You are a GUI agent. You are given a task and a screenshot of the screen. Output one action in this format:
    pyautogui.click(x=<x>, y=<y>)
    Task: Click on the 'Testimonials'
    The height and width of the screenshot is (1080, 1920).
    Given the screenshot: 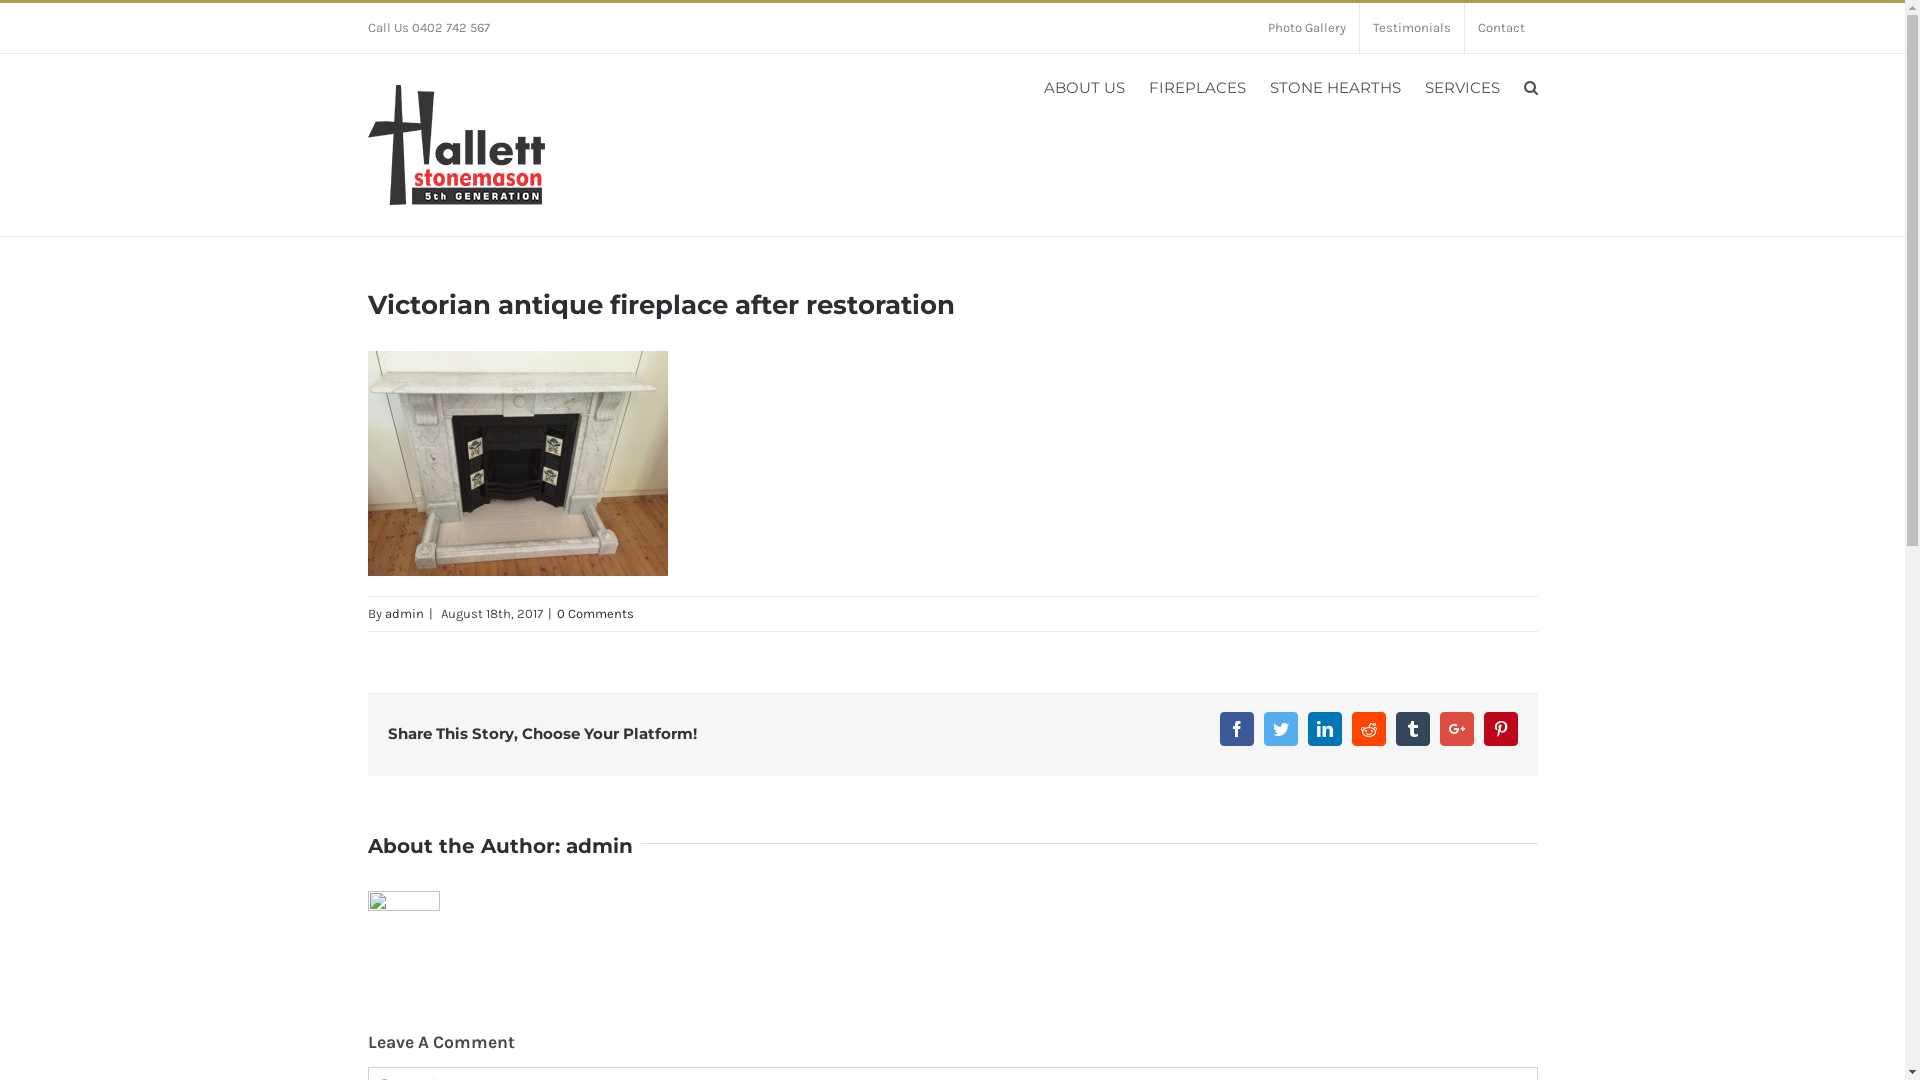 What is the action you would take?
    pyautogui.click(x=1410, y=27)
    